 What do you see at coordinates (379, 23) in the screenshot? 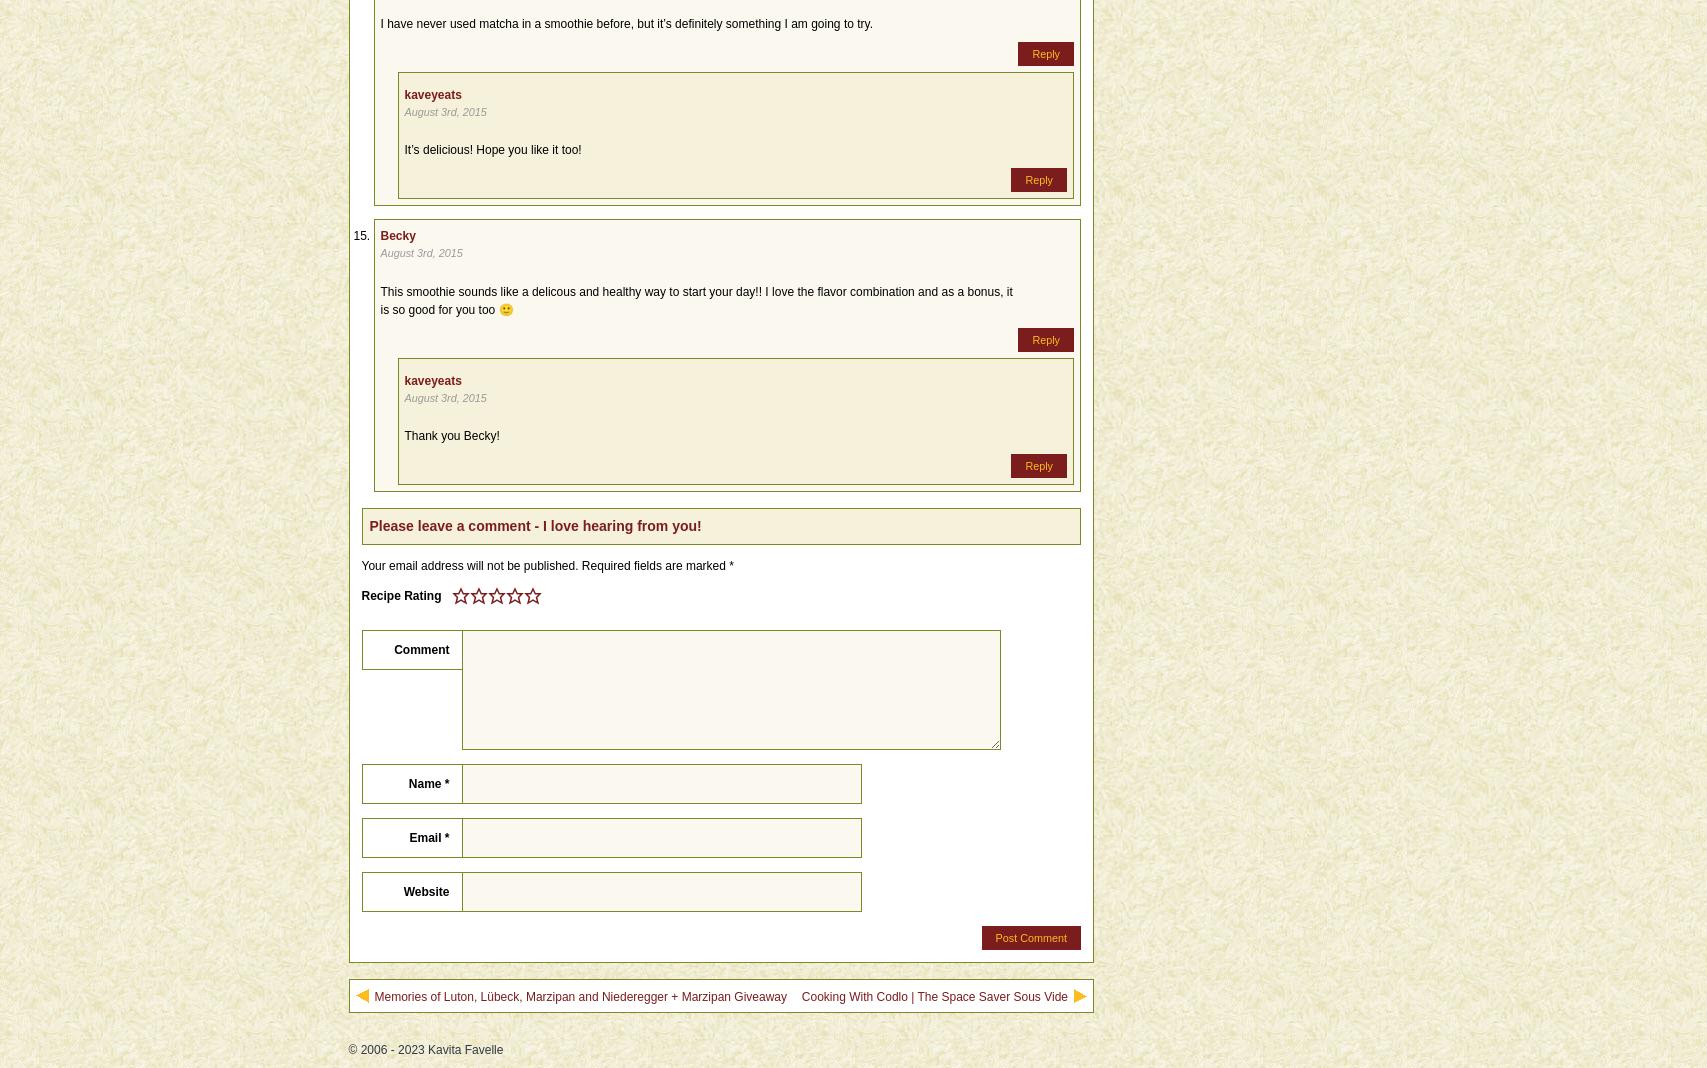
I see `'I have never used matcha in a smoothie before, but it’s definitely something I am going to try.'` at bounding box center [379, 23].